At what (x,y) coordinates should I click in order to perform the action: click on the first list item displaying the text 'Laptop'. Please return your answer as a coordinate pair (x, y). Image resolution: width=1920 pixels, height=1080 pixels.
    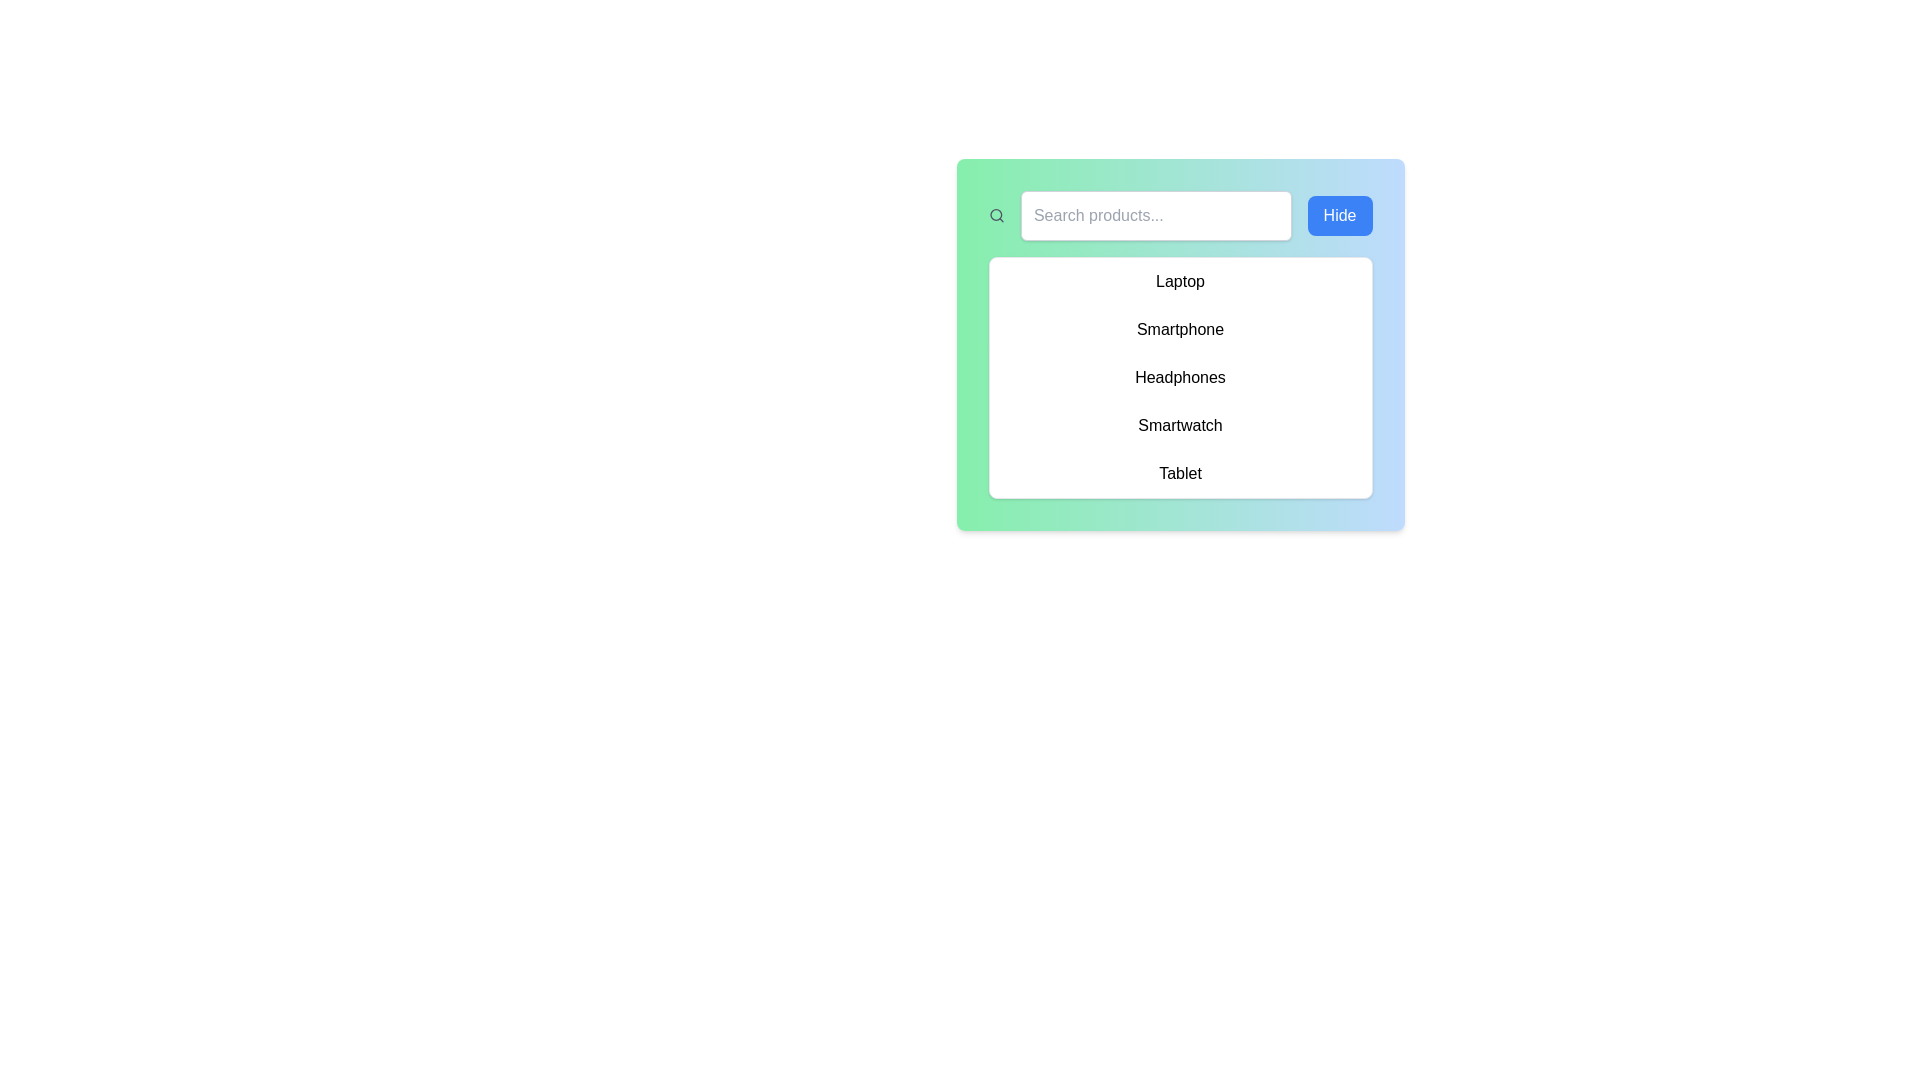
    Looking at the image, I should click on (1180, 281).